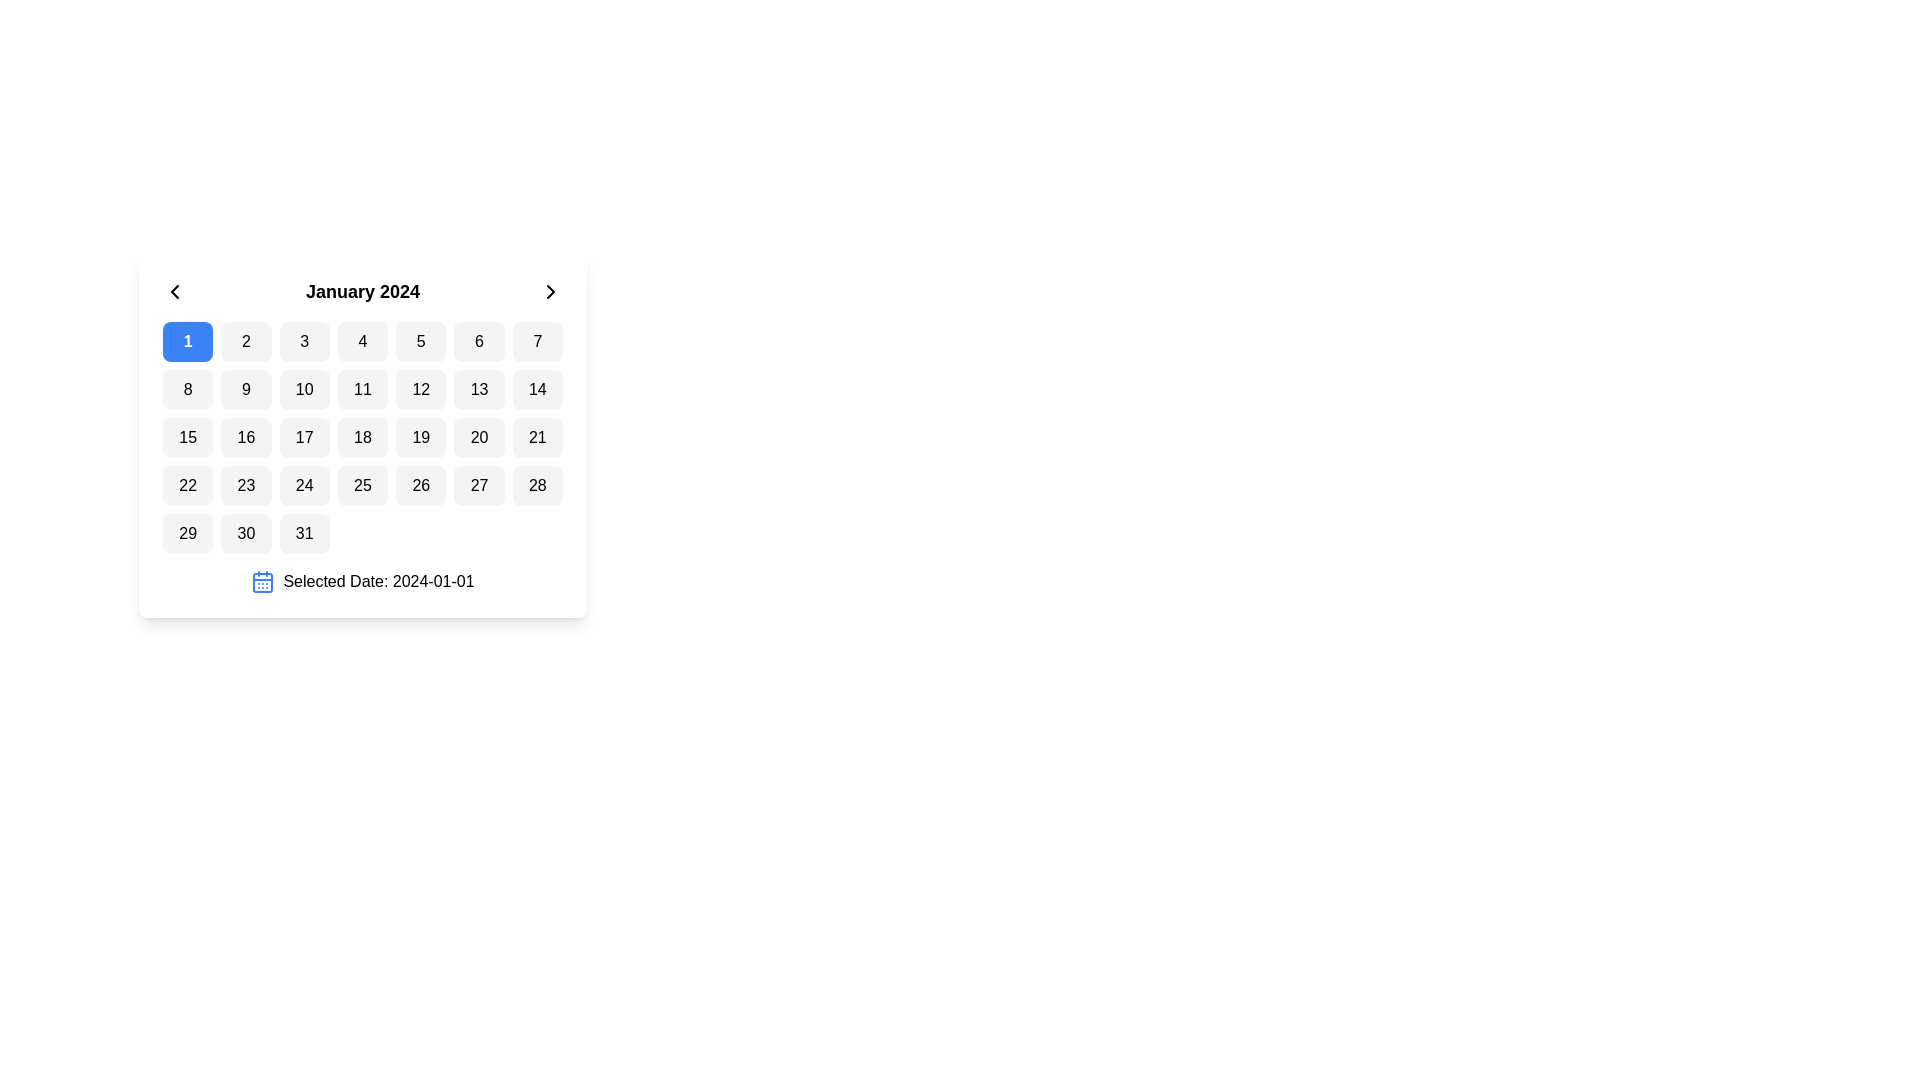 The height and width of the screenshot is (1080, 1920). Describe the element at coordinates (537, 486) in the screenshot. I see `the button-like calendar cell displaying the number '28', located in the last column of the fifth row` at that location.